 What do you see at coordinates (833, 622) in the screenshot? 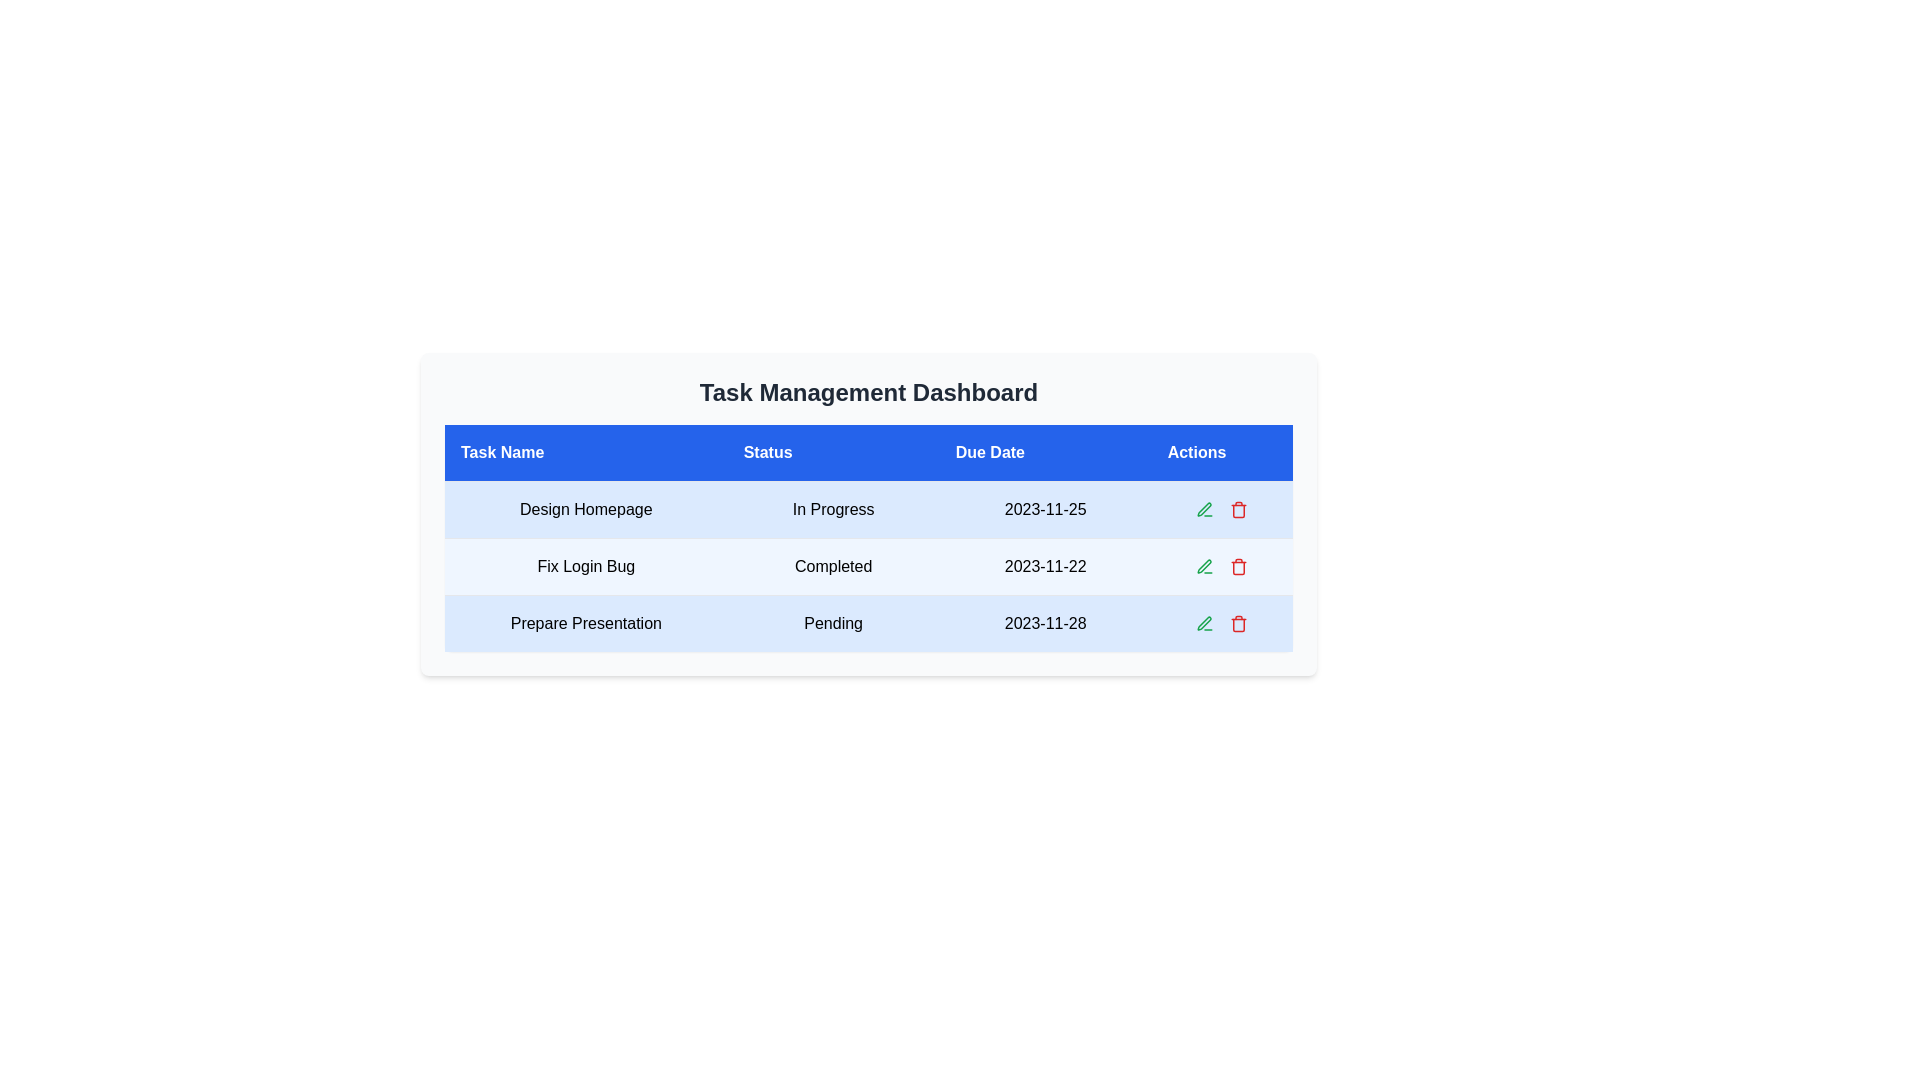
I see `the status indicator text label for the 'Prepare Presentation' task in the third row of the table, which indicates that the task is currently pending` at bounding box center [833, 622].